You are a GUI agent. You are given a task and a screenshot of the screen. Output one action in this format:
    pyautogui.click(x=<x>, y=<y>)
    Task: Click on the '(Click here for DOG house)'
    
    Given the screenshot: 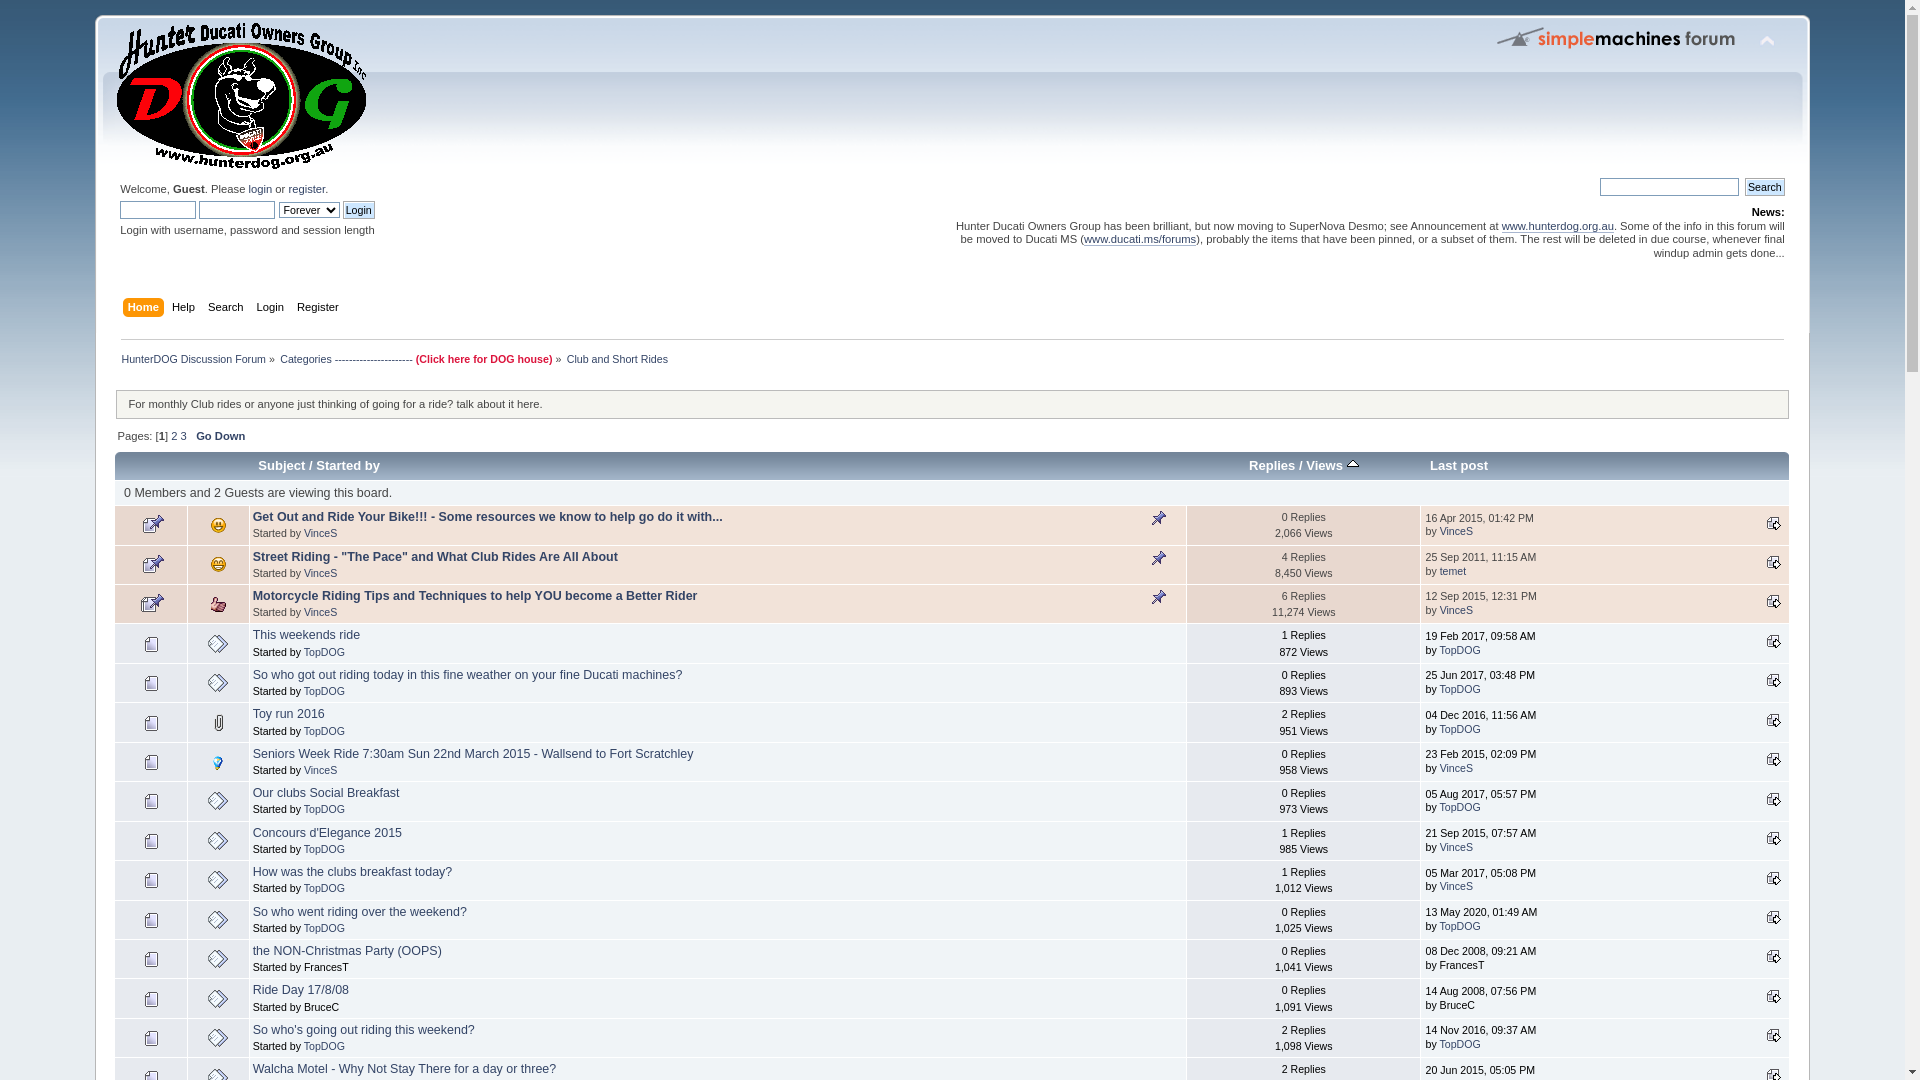 What is the action you would take?
    pyautogui.click(x=415, y=357)
    